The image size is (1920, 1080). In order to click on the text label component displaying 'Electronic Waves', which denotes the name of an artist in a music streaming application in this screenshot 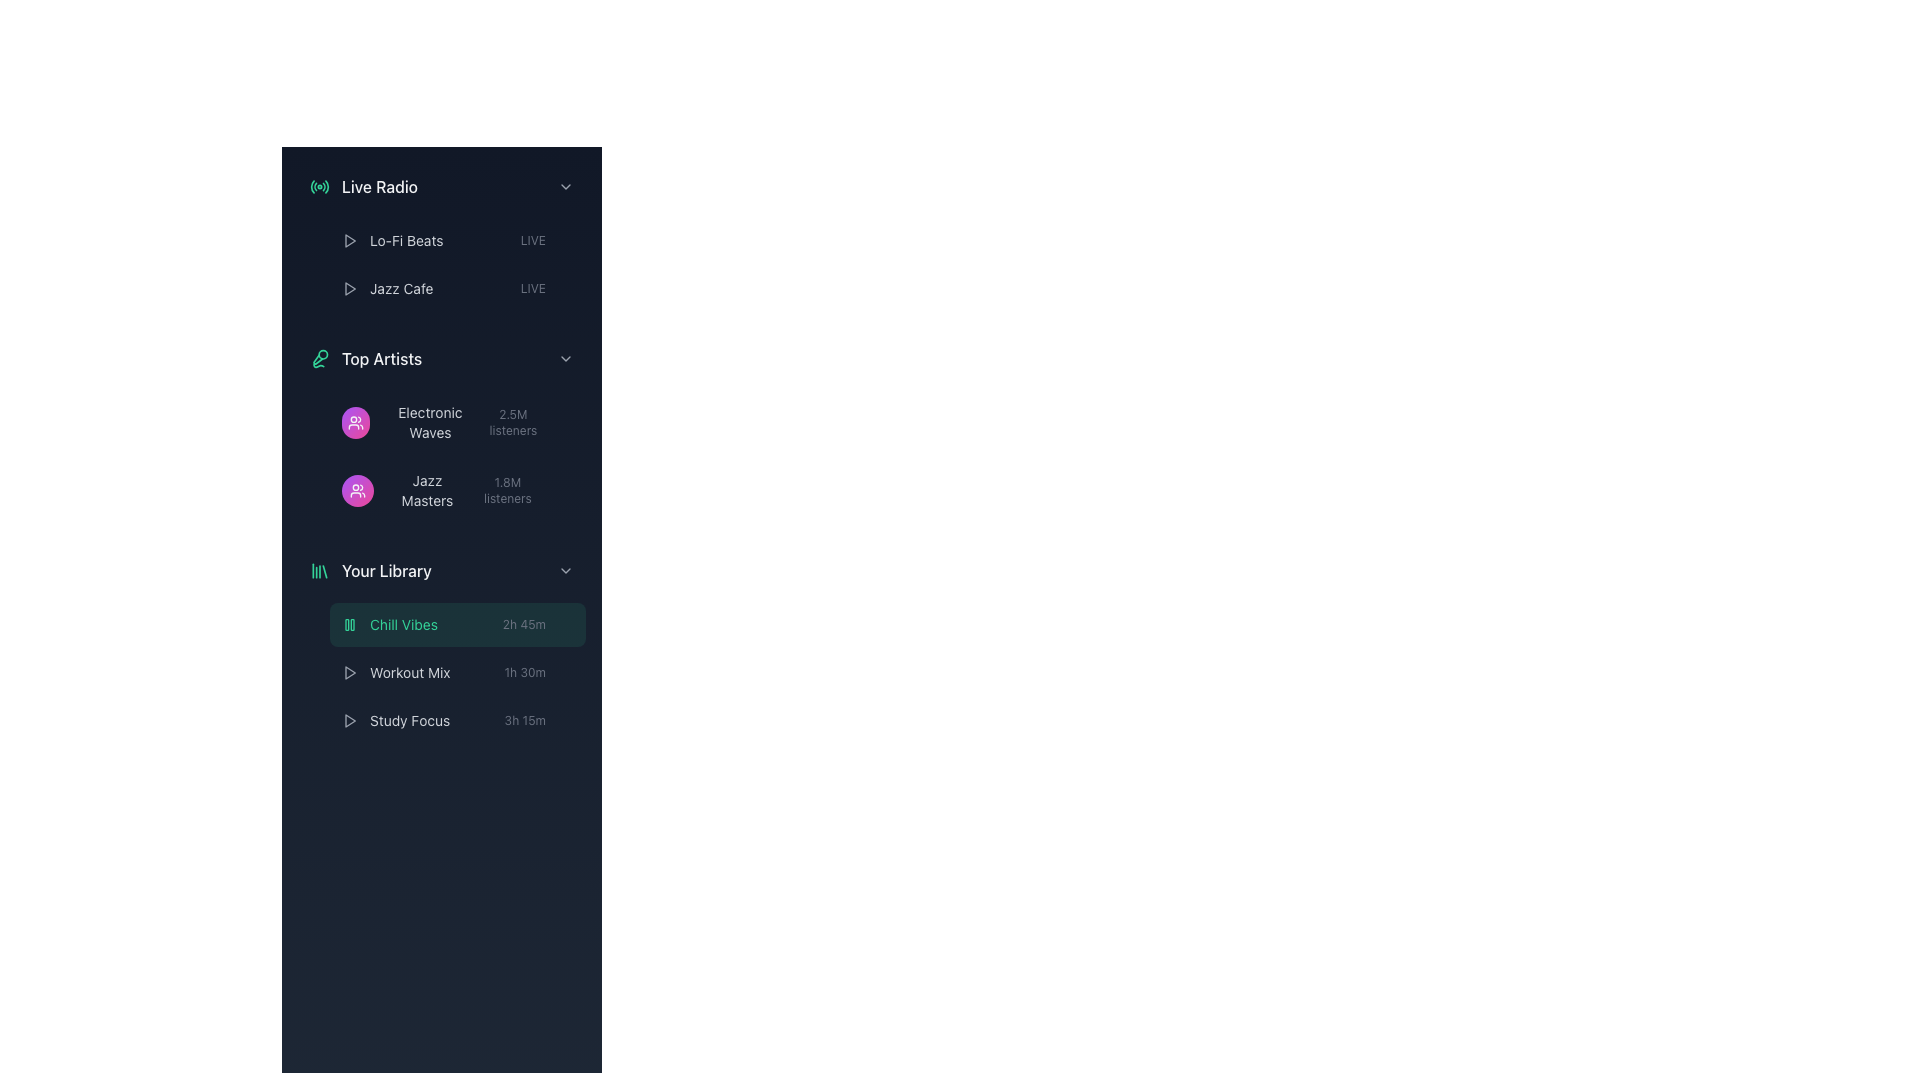, I will do `click(429, 422)`.